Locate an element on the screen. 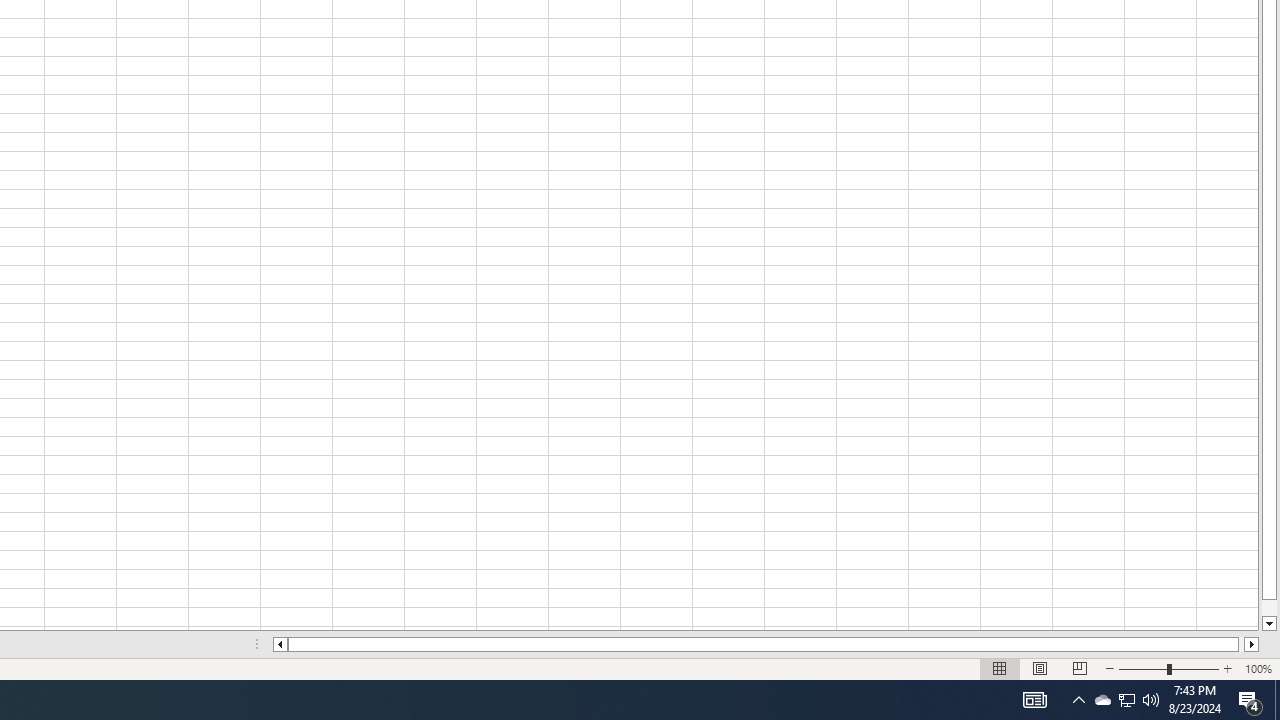 The width and height of the screenshot is (1280, 720). 'Page down' is located at coordinates (1268, 607).